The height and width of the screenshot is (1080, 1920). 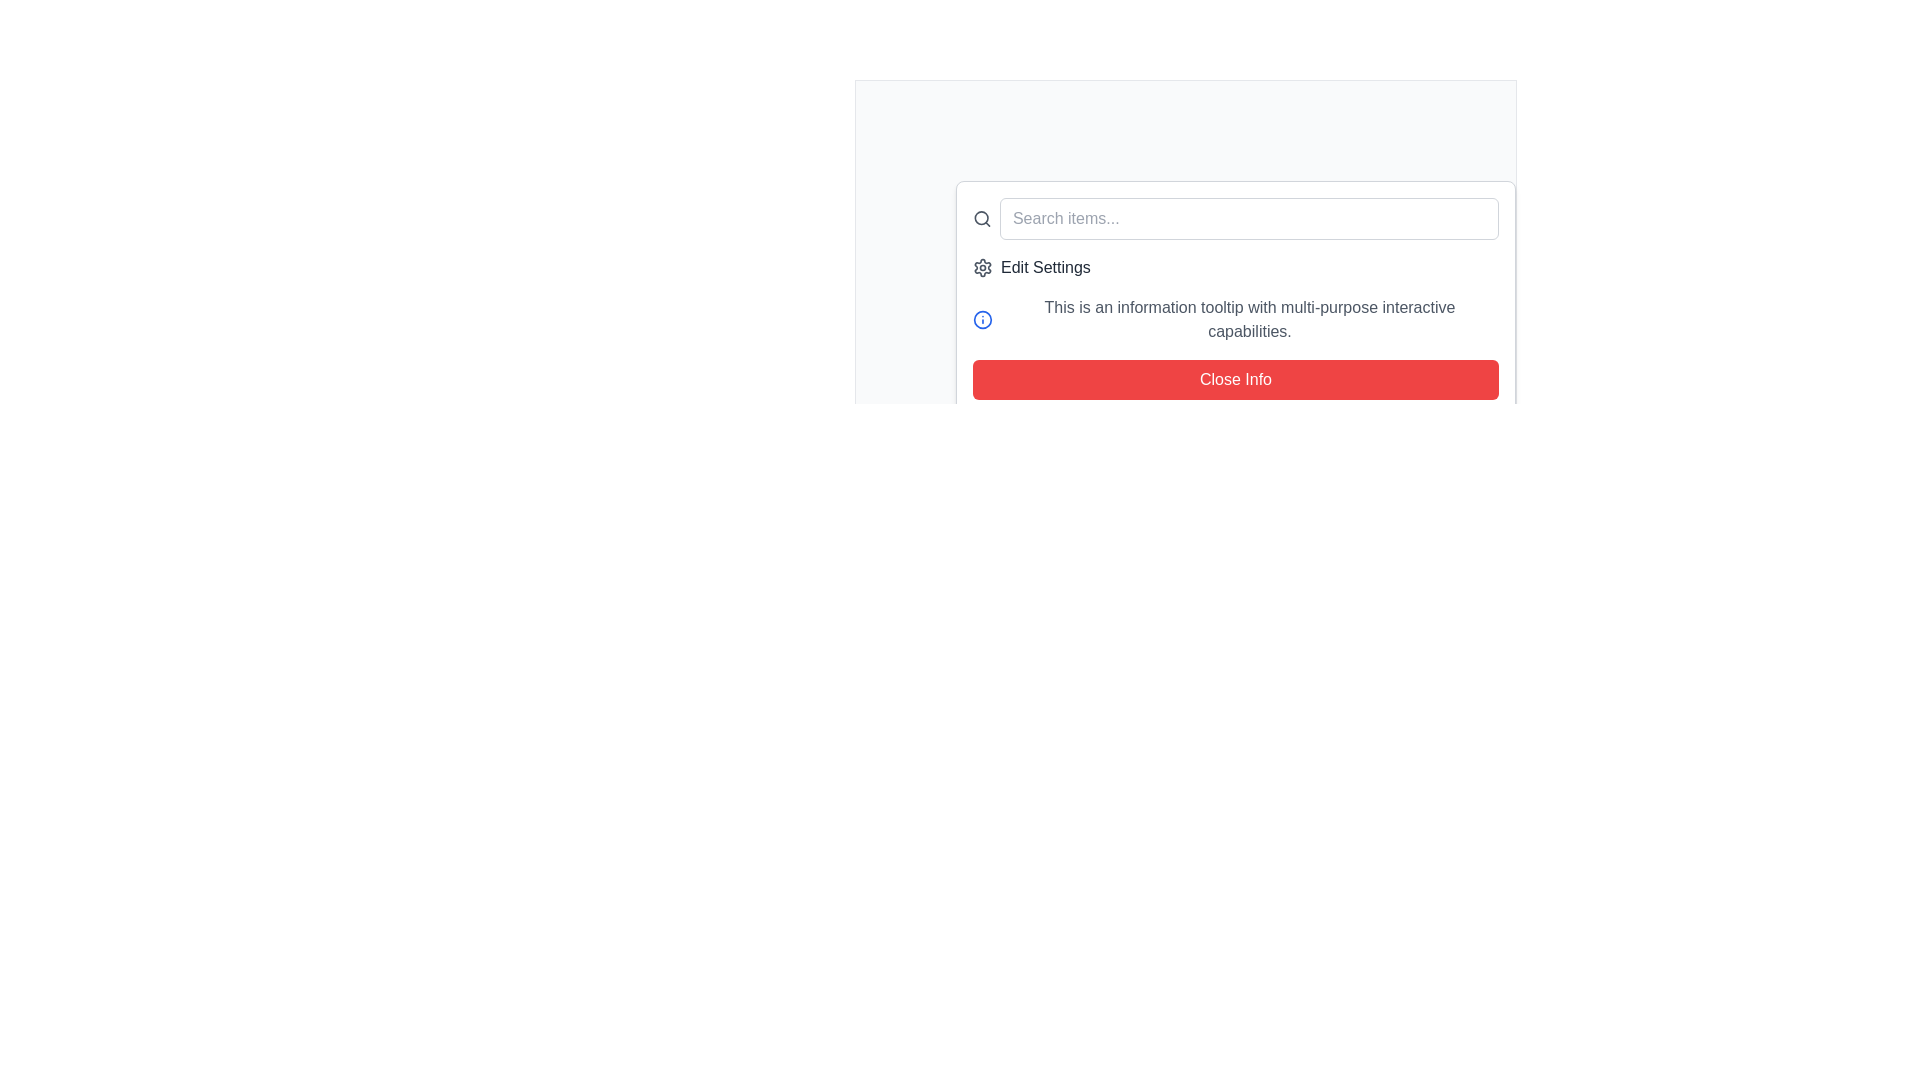 What do you see at coordinates (983, 266) in the screenshot?
I see `the gear cog icon, which is gray and located to the left of the 'Edit Settings' text` at bounding box center [983, 266].